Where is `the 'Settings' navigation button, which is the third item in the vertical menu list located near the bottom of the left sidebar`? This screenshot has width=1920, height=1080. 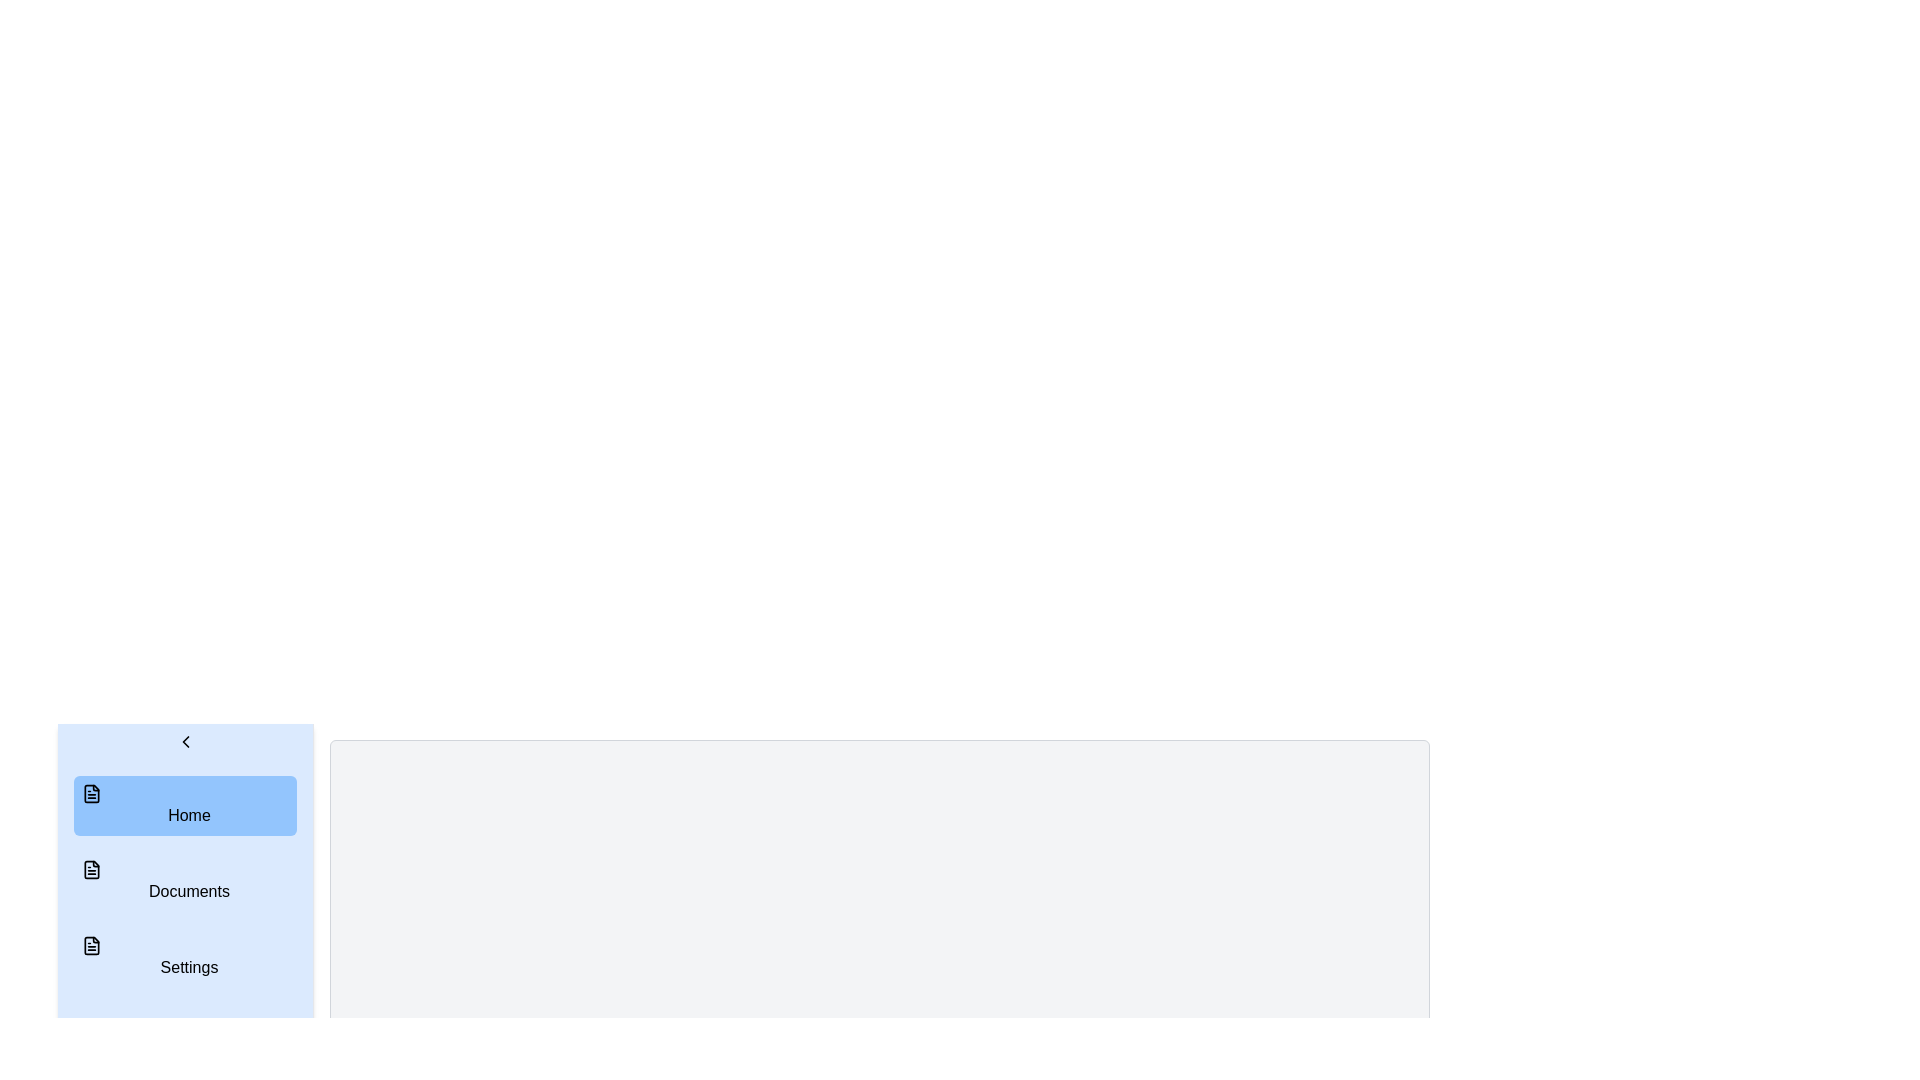 the 'Settings' navigation button, which is the third item in the vertical menu list located near the bottom of the left sidebar is located at coordinates (185, 956).